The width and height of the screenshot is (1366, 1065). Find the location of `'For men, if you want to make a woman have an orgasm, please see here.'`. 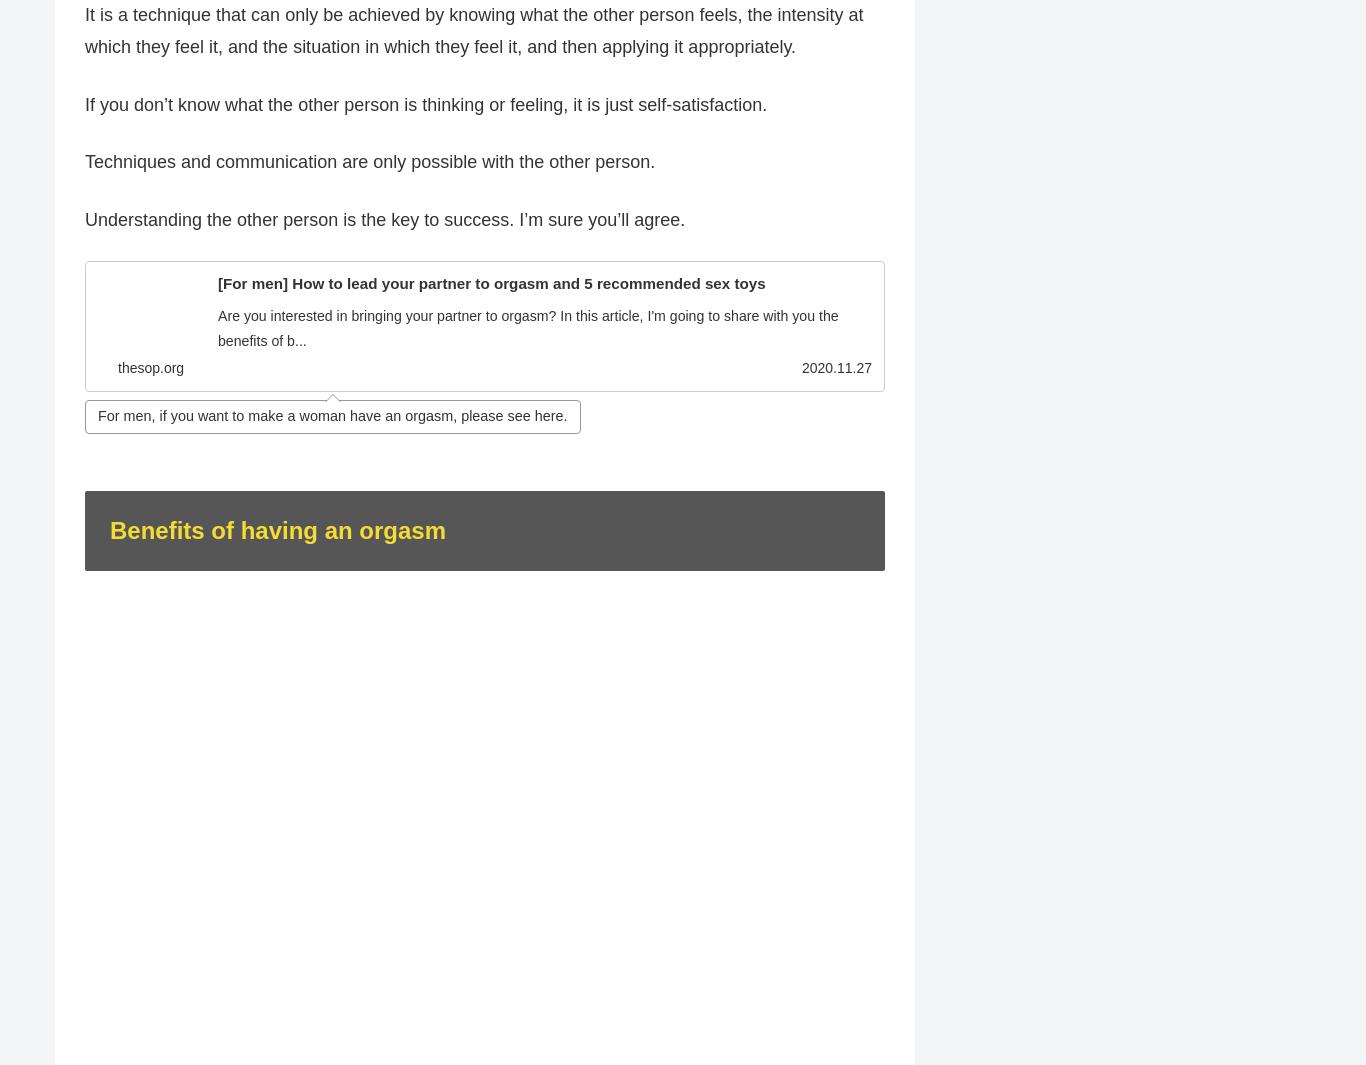

'For men, if you want to make a woman have an orgasm, please see here.' is located at coordinates (332, 415).